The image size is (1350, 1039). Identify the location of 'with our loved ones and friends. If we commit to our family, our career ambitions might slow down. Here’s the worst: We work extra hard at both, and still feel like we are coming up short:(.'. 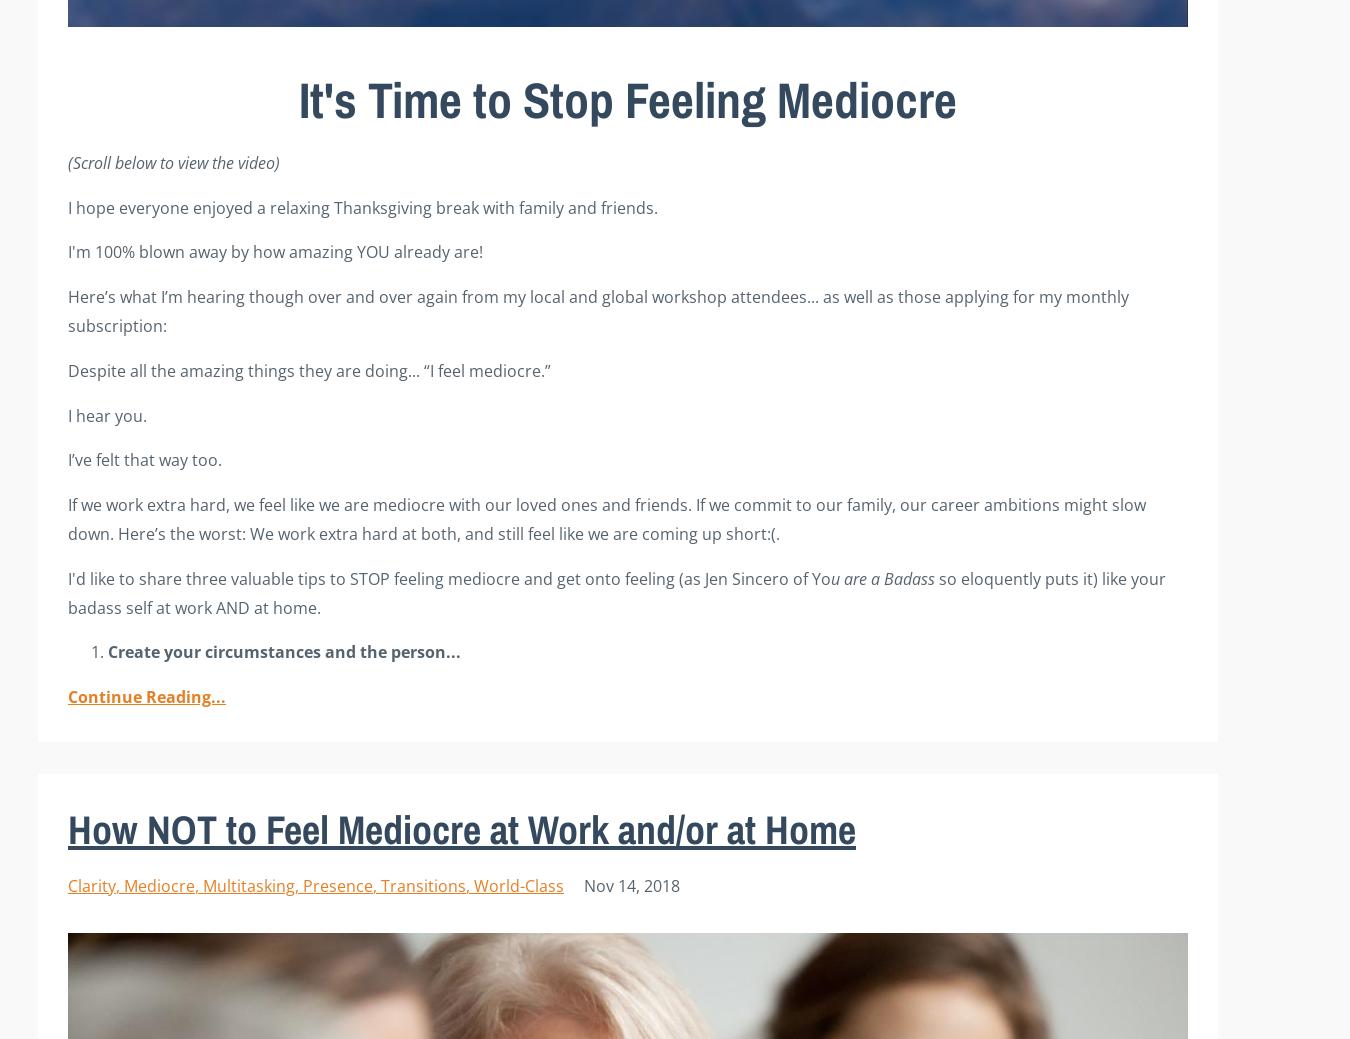
(606, 517).